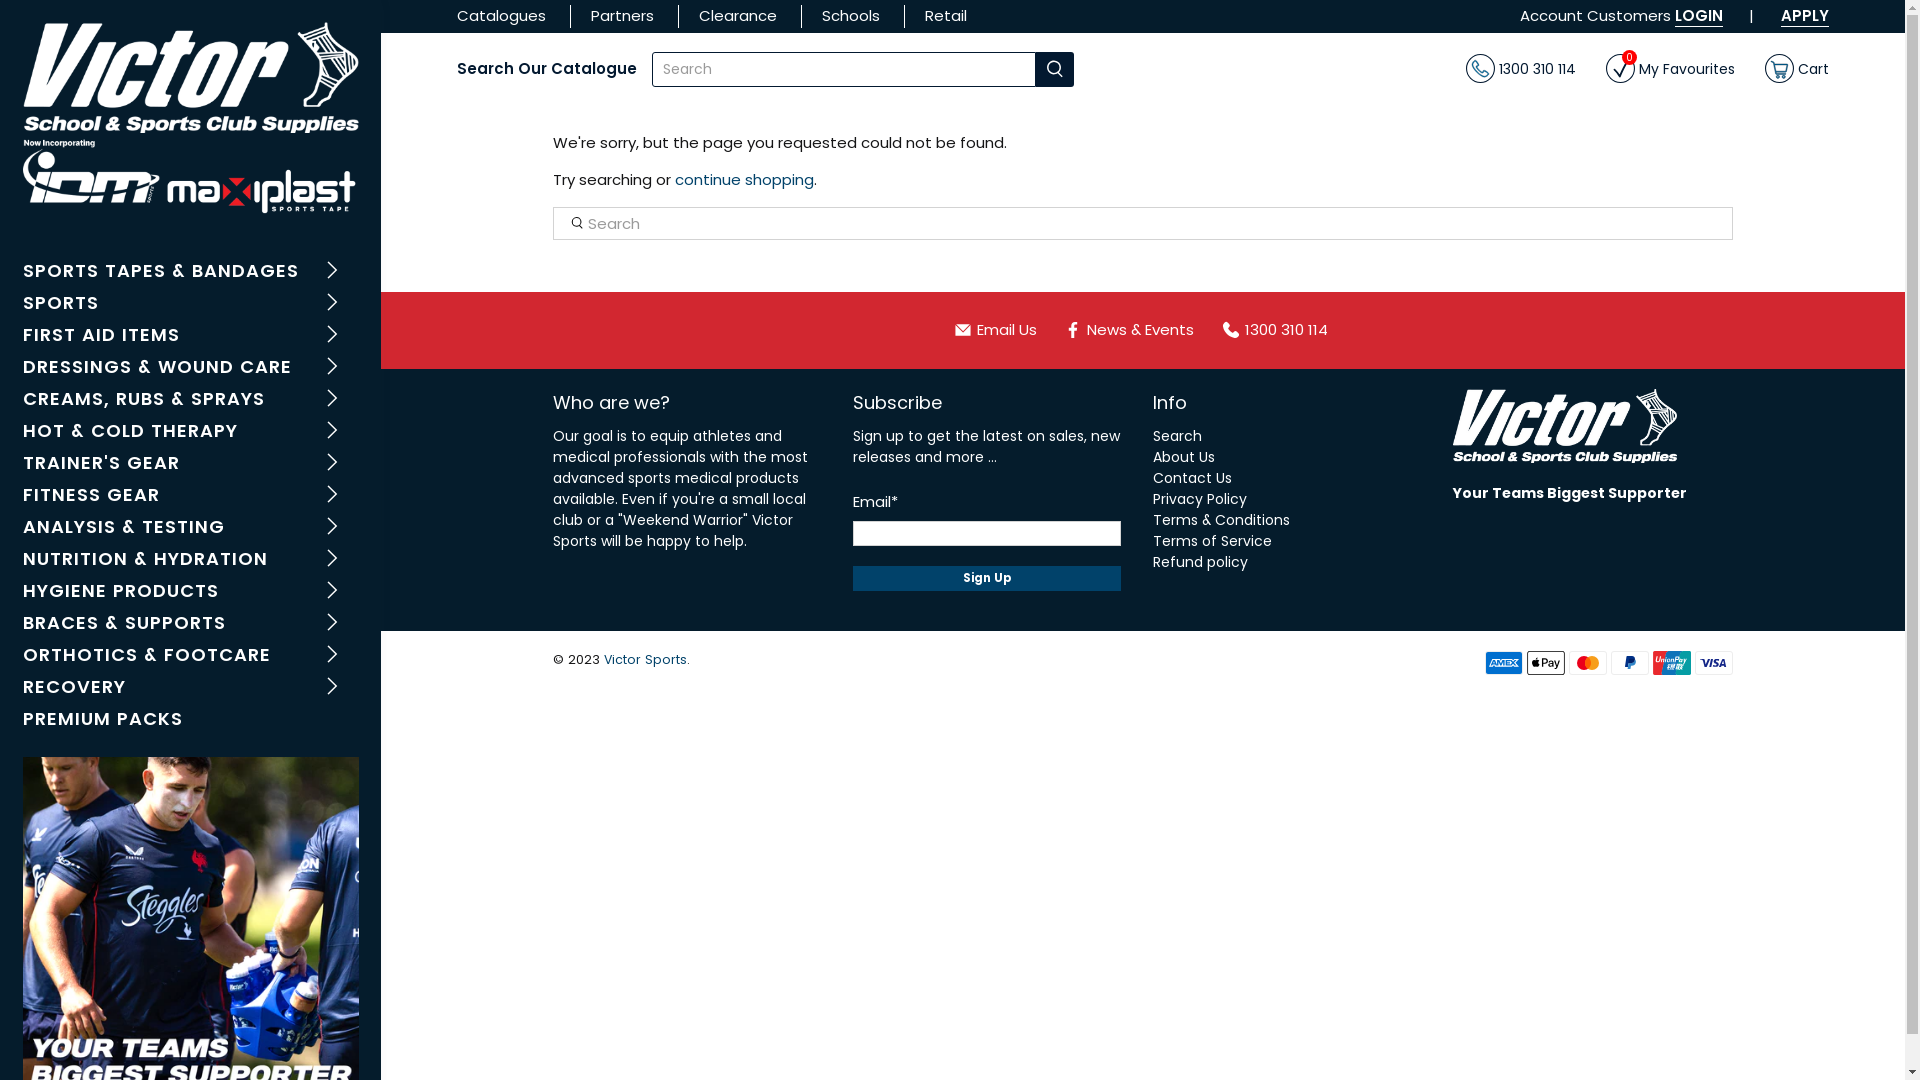 The height and width of the screenshot is (1080, 1920). What do you see at coordinates (621, 15) in the screenshot?
I see `'Partners'` at bounding box center [621, 15].